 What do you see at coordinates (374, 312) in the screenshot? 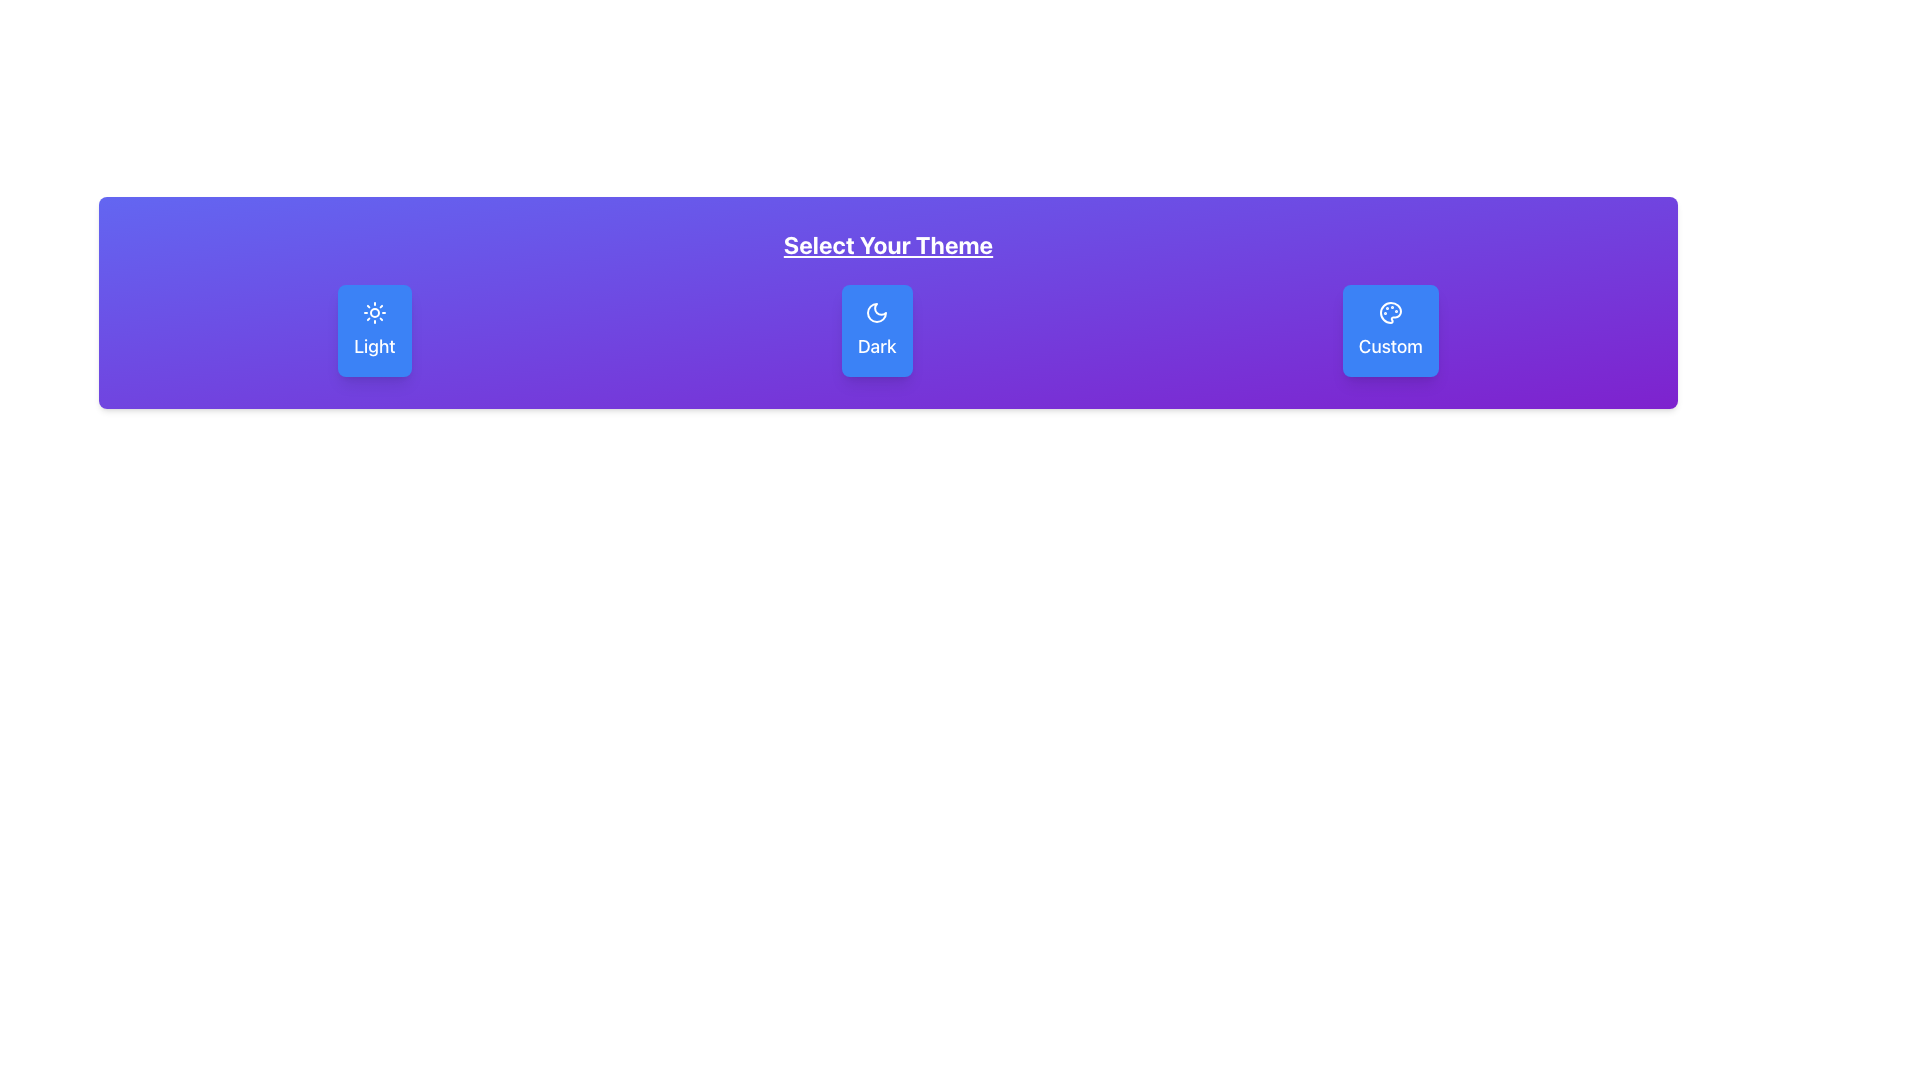
I see `the sun icon located at the top of the 'Light' button` at bounding box center [374, 312].